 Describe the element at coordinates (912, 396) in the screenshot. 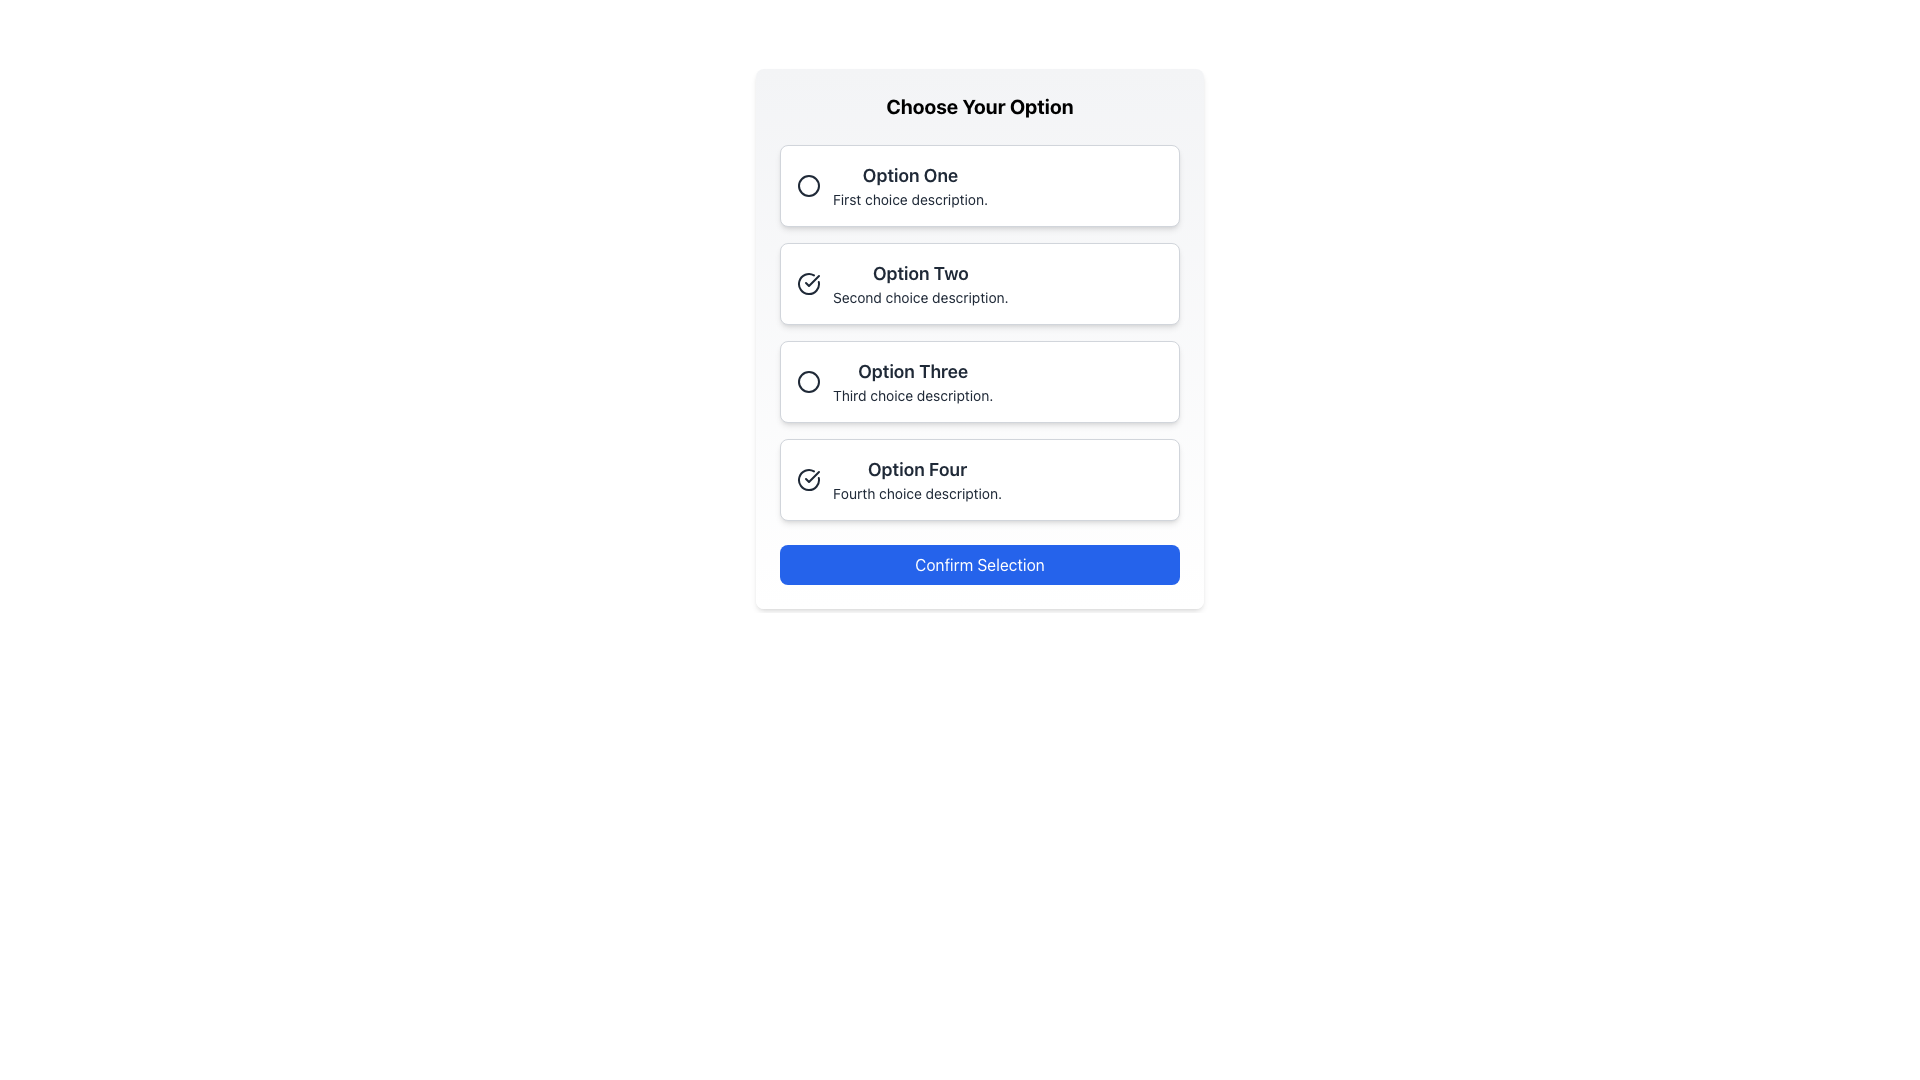

I see `the text label that provides additional descriptive information for the third selectable option in the list, located immediately below the title 'Option Three'` at that location.